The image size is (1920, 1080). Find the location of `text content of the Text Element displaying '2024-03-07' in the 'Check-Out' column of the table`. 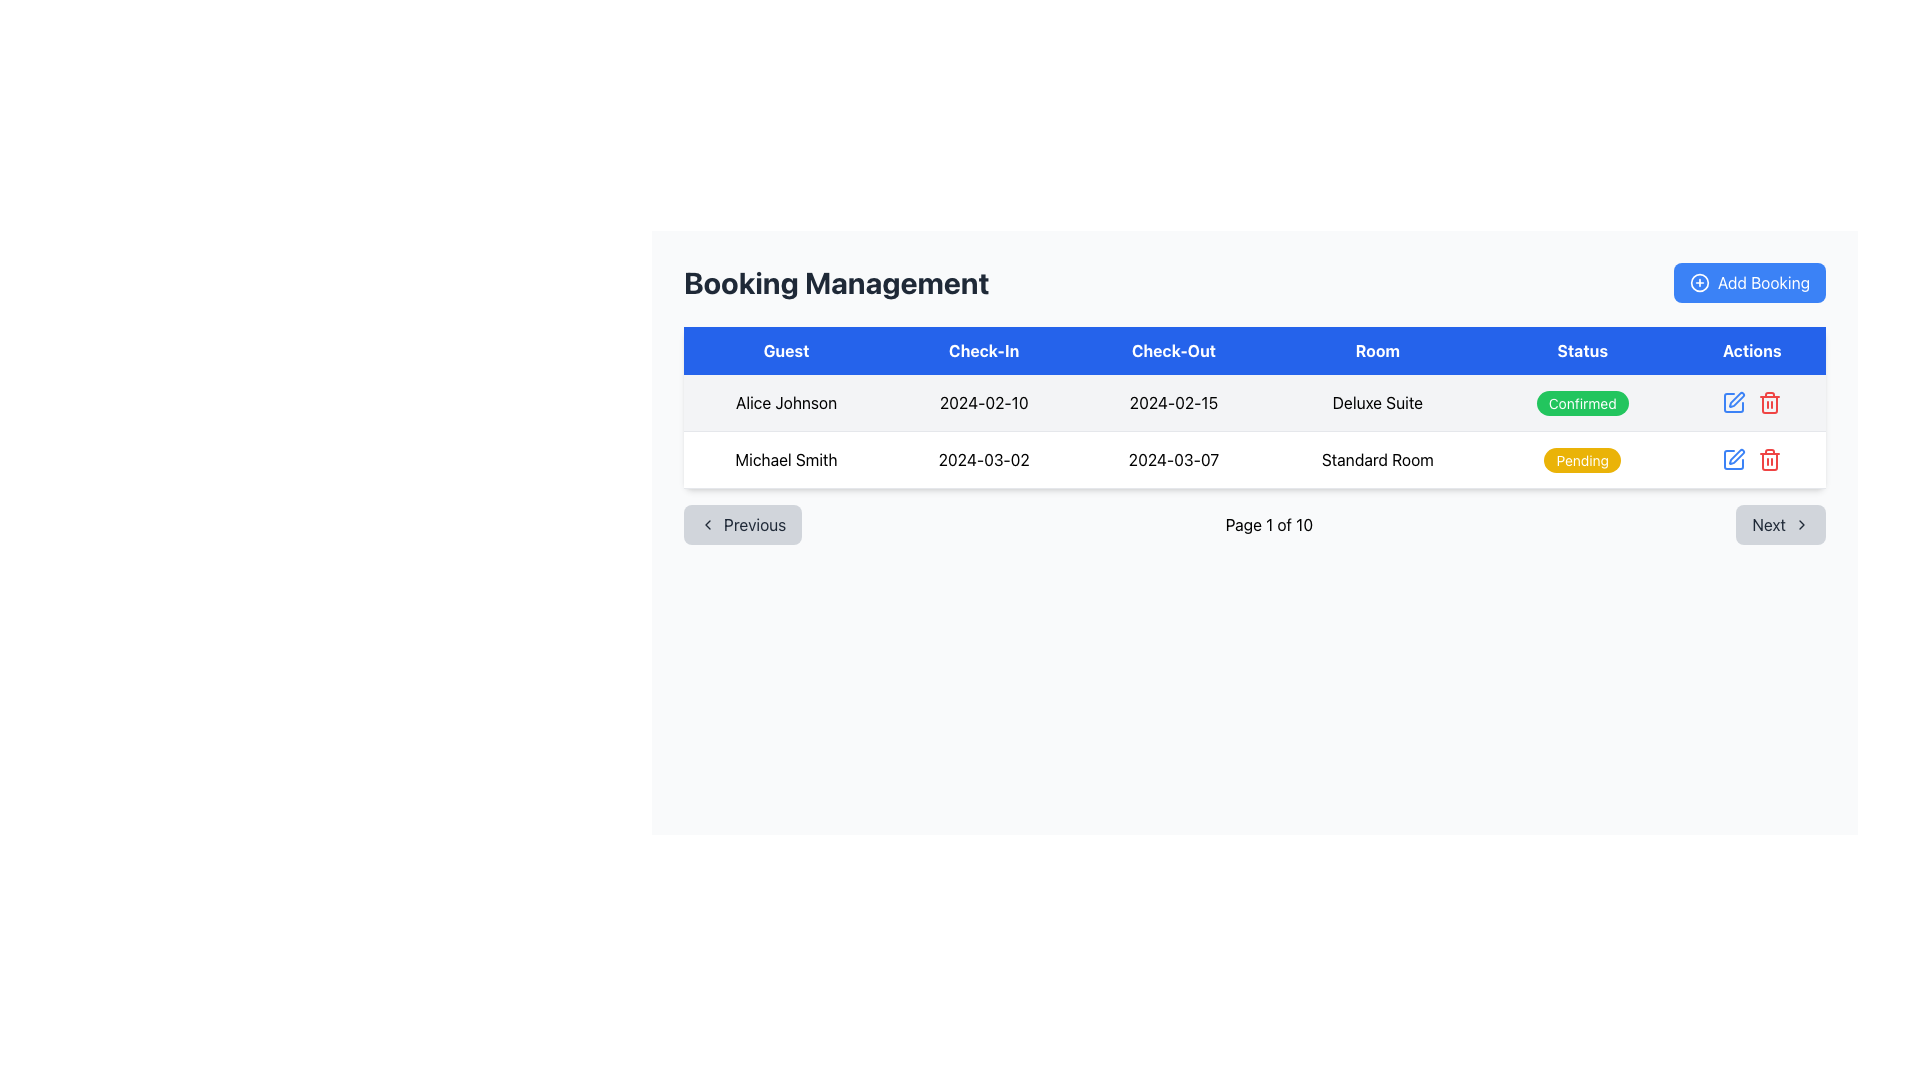

text content of the Text Element displaying '2024-03-07' in the 'Check-Out' column of the table is located at coordinates (1173, 459).